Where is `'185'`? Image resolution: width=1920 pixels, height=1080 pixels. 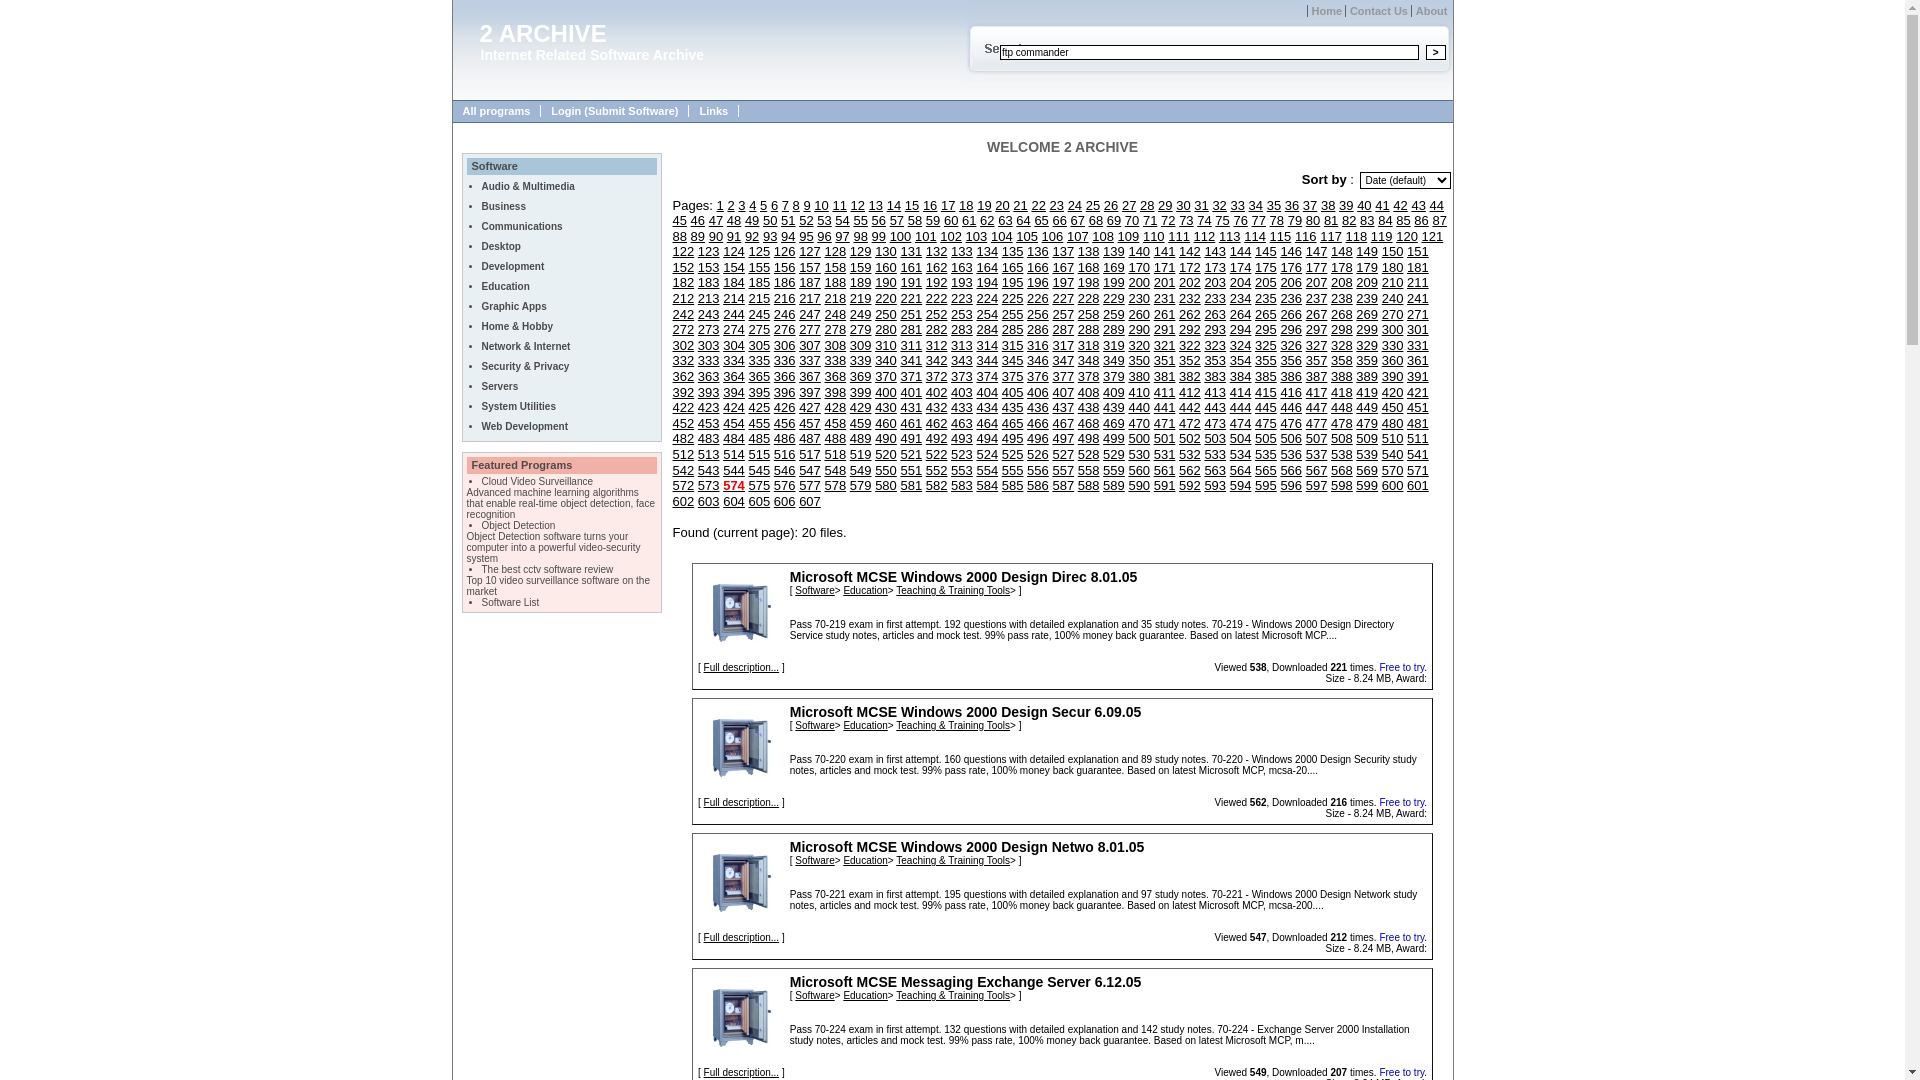
'185' is located at coordinates (757, 282).